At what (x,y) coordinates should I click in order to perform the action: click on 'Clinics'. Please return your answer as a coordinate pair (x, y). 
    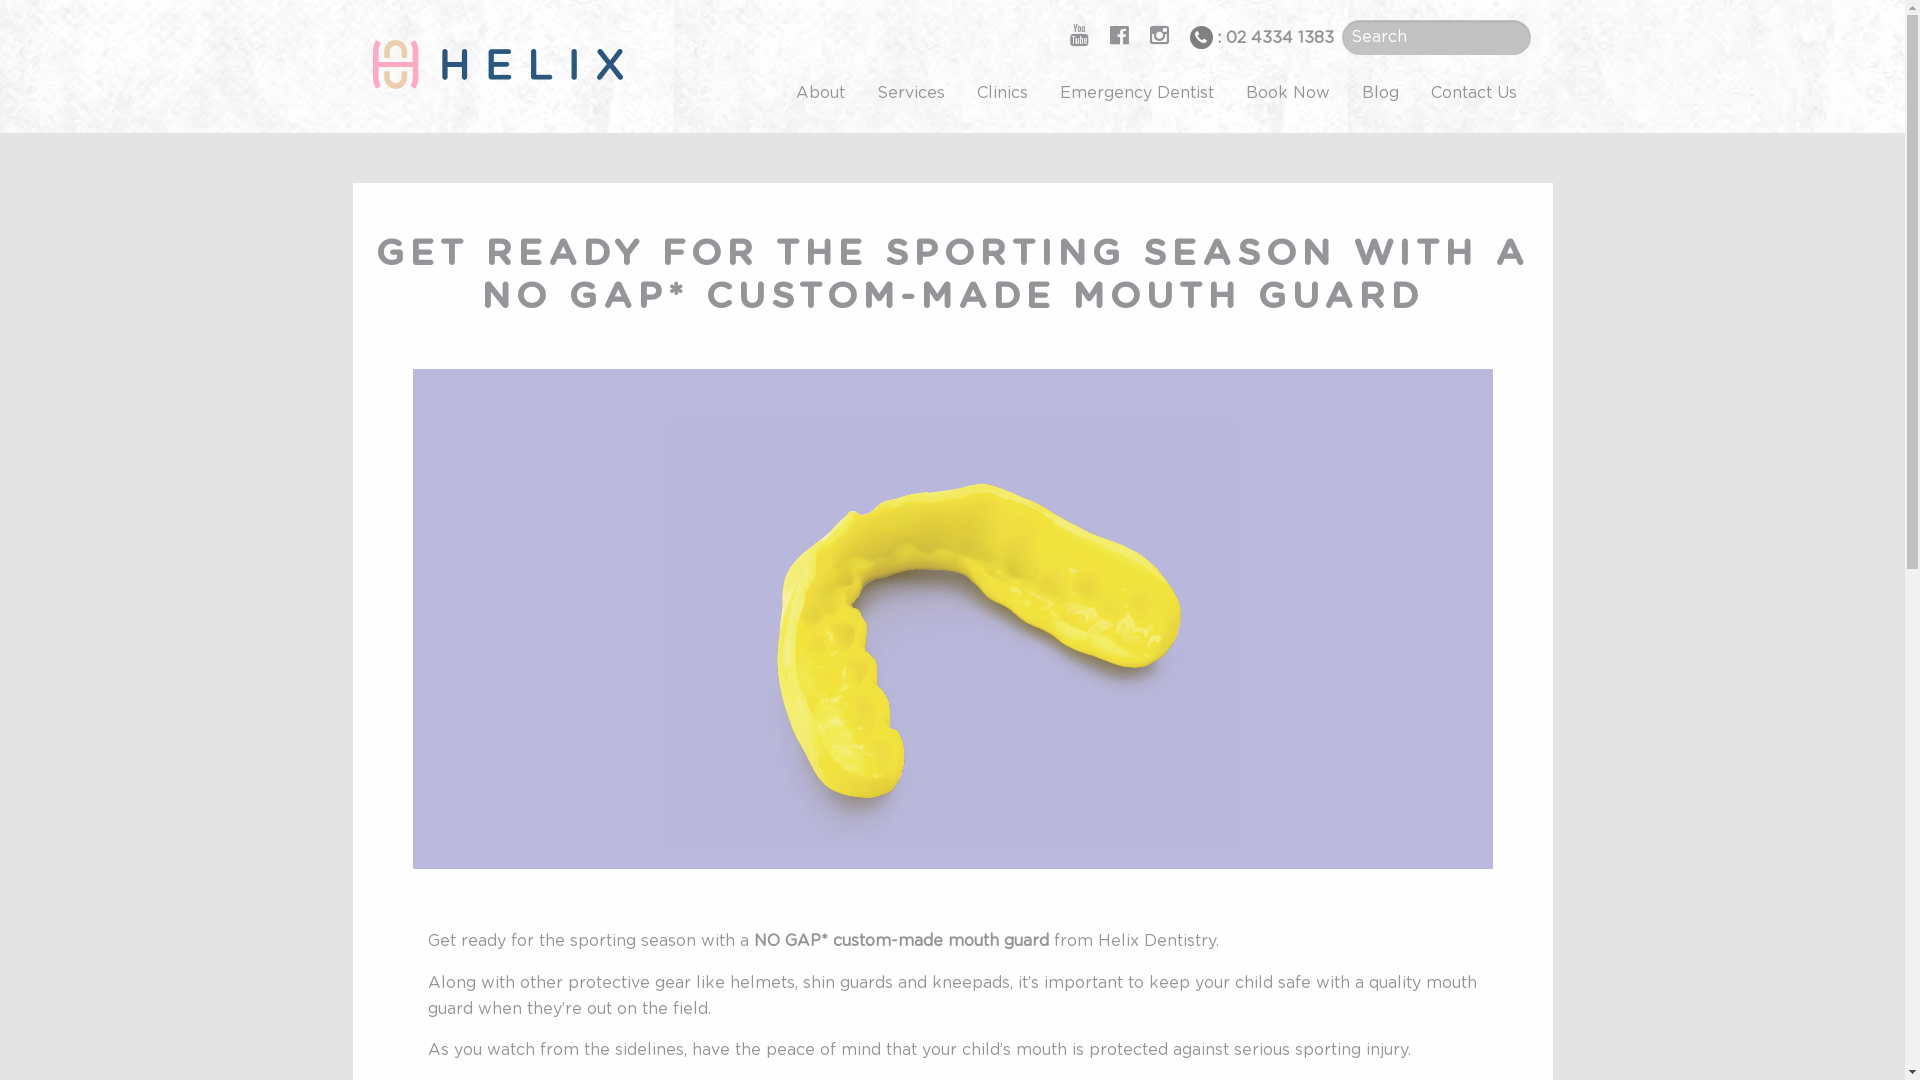
    Looking at the image, I should click on (960, 92).